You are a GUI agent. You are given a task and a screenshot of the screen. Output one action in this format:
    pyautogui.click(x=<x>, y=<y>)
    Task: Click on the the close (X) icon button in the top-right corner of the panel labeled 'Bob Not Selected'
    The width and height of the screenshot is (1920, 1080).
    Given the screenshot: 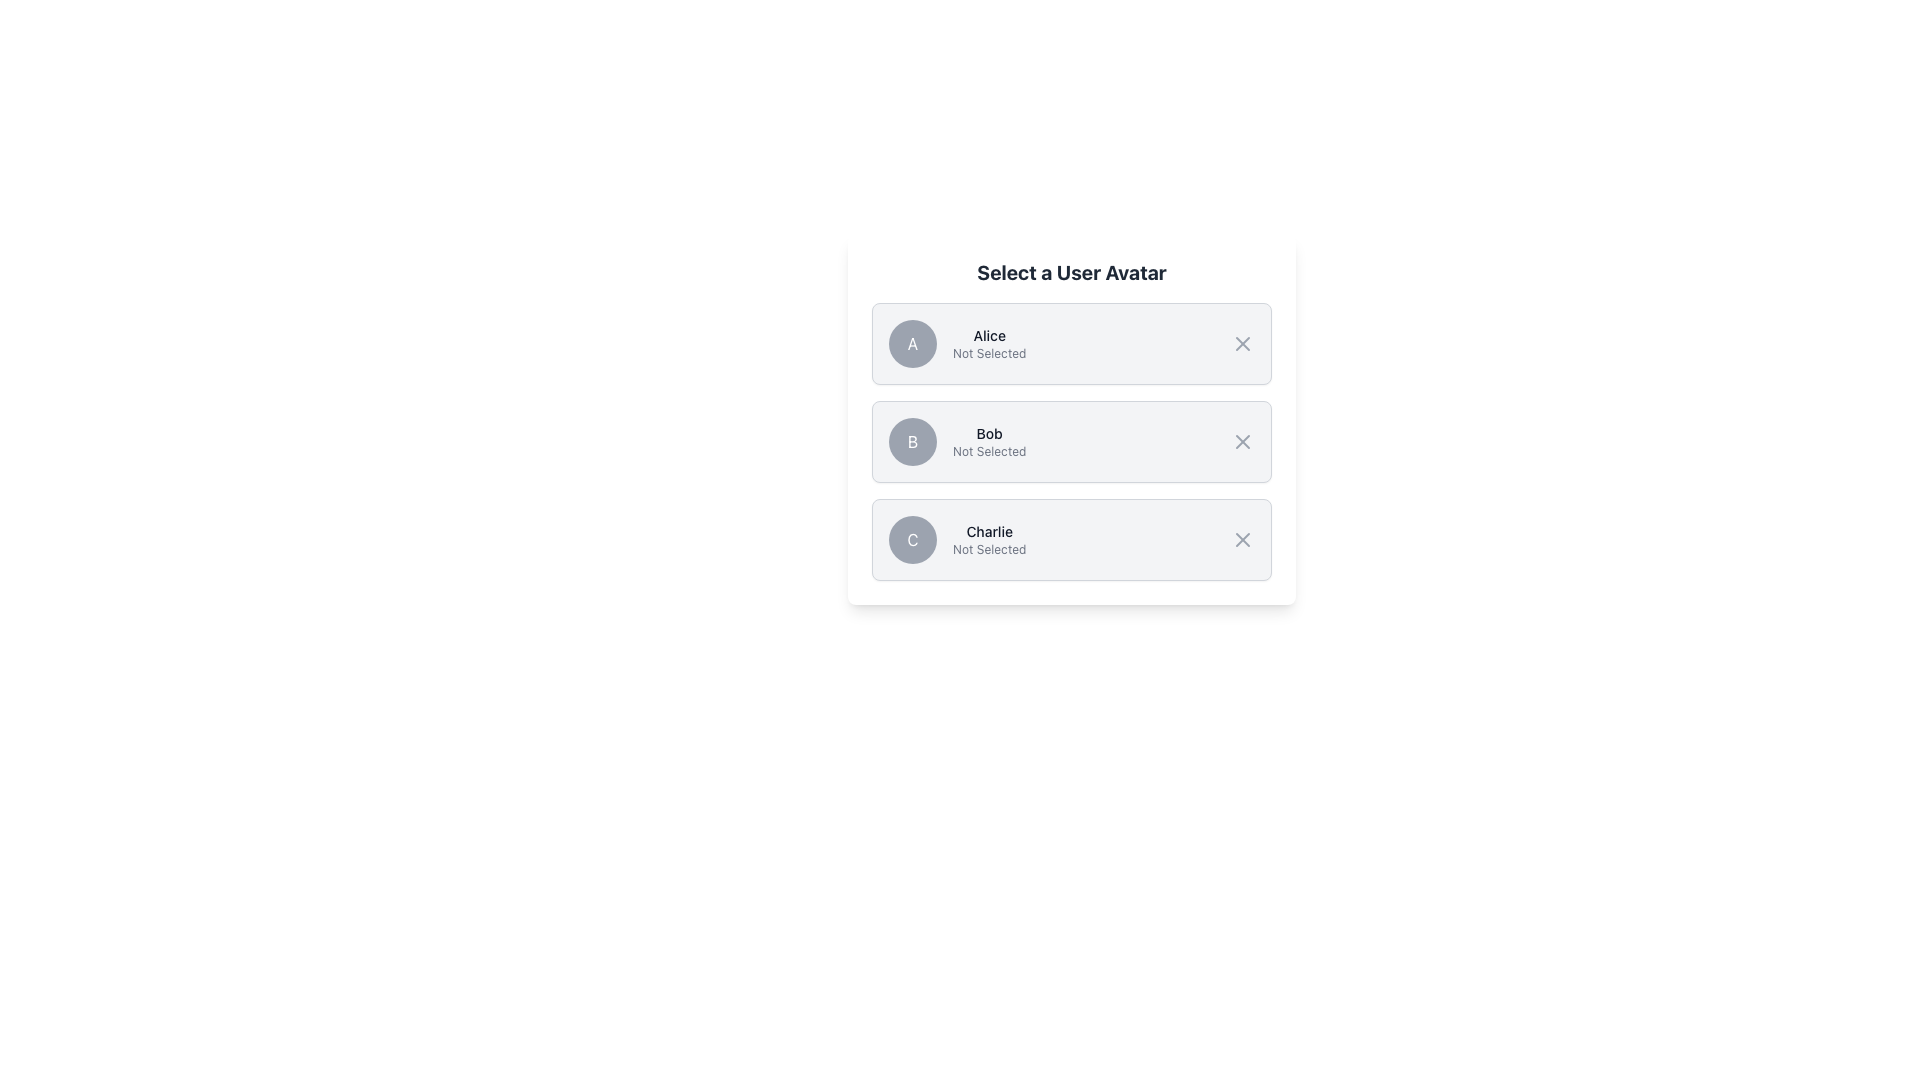 What is the action you would take?
    pyautogui.click(x=1242, y=441)
    